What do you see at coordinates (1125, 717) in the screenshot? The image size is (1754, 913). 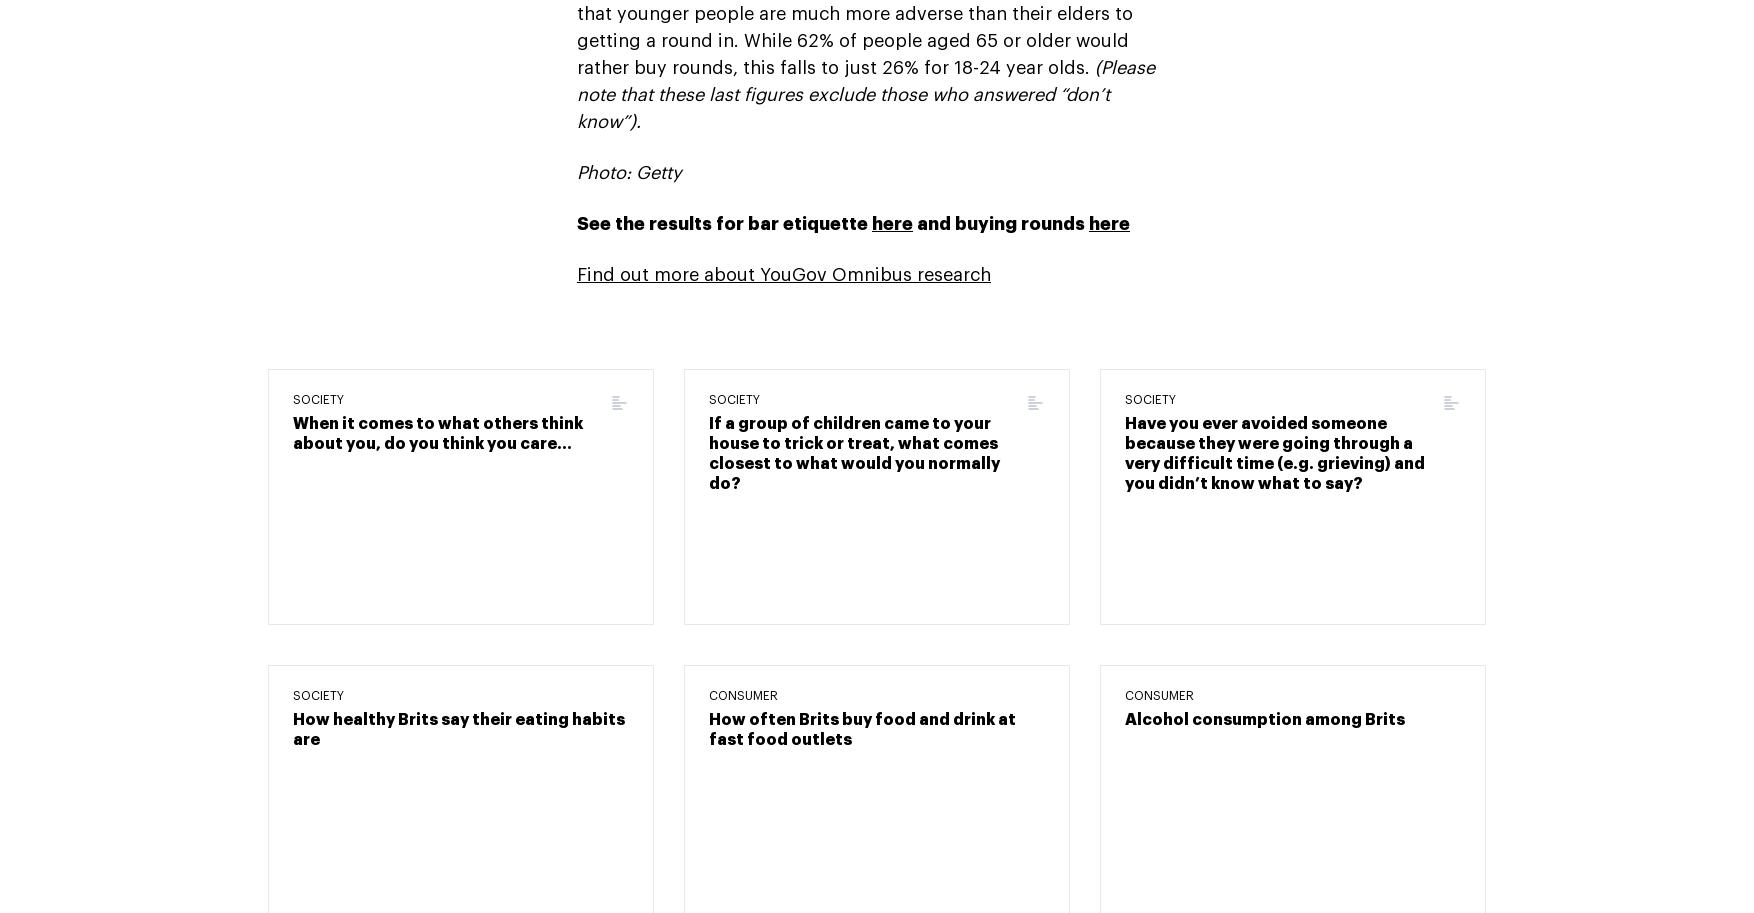 I see `'Alcohol consumption among Brits'` at bounding box center [1125, 717].